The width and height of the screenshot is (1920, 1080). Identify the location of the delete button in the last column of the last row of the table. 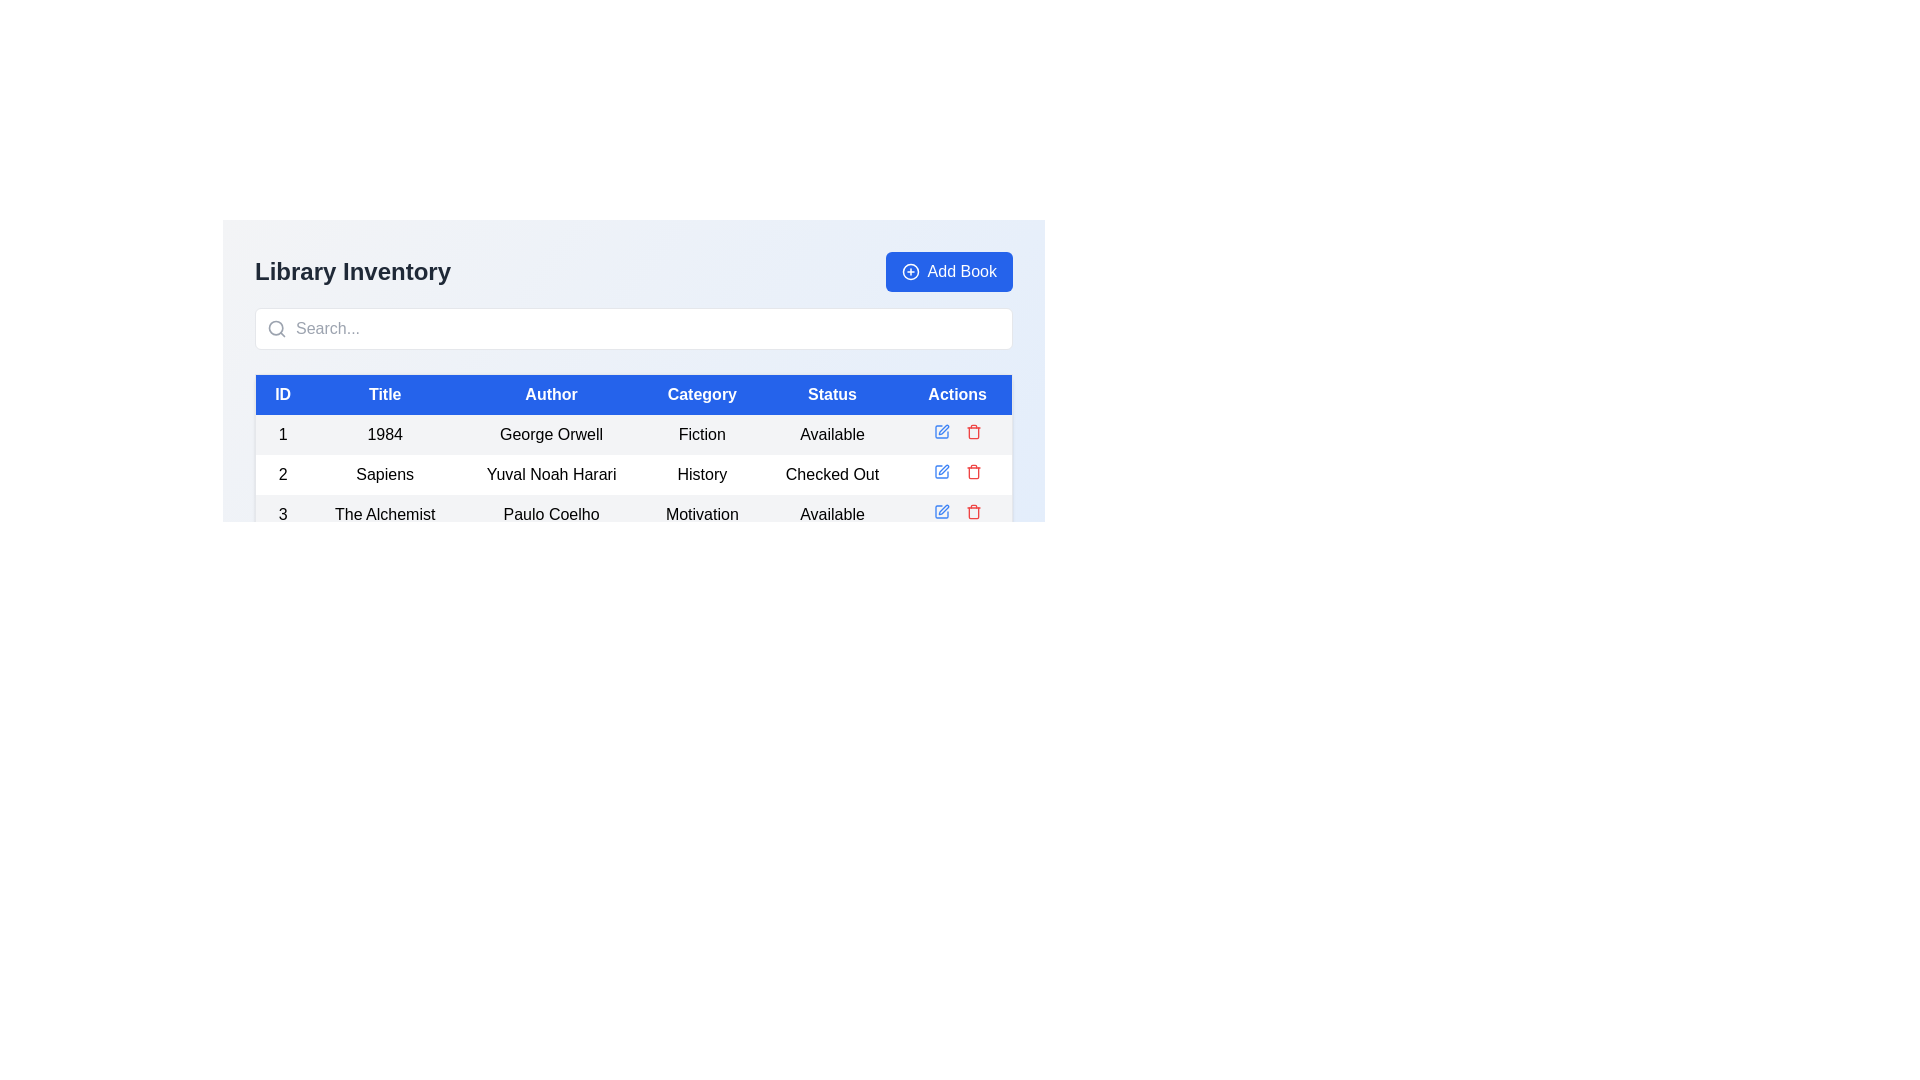
(973, 511).